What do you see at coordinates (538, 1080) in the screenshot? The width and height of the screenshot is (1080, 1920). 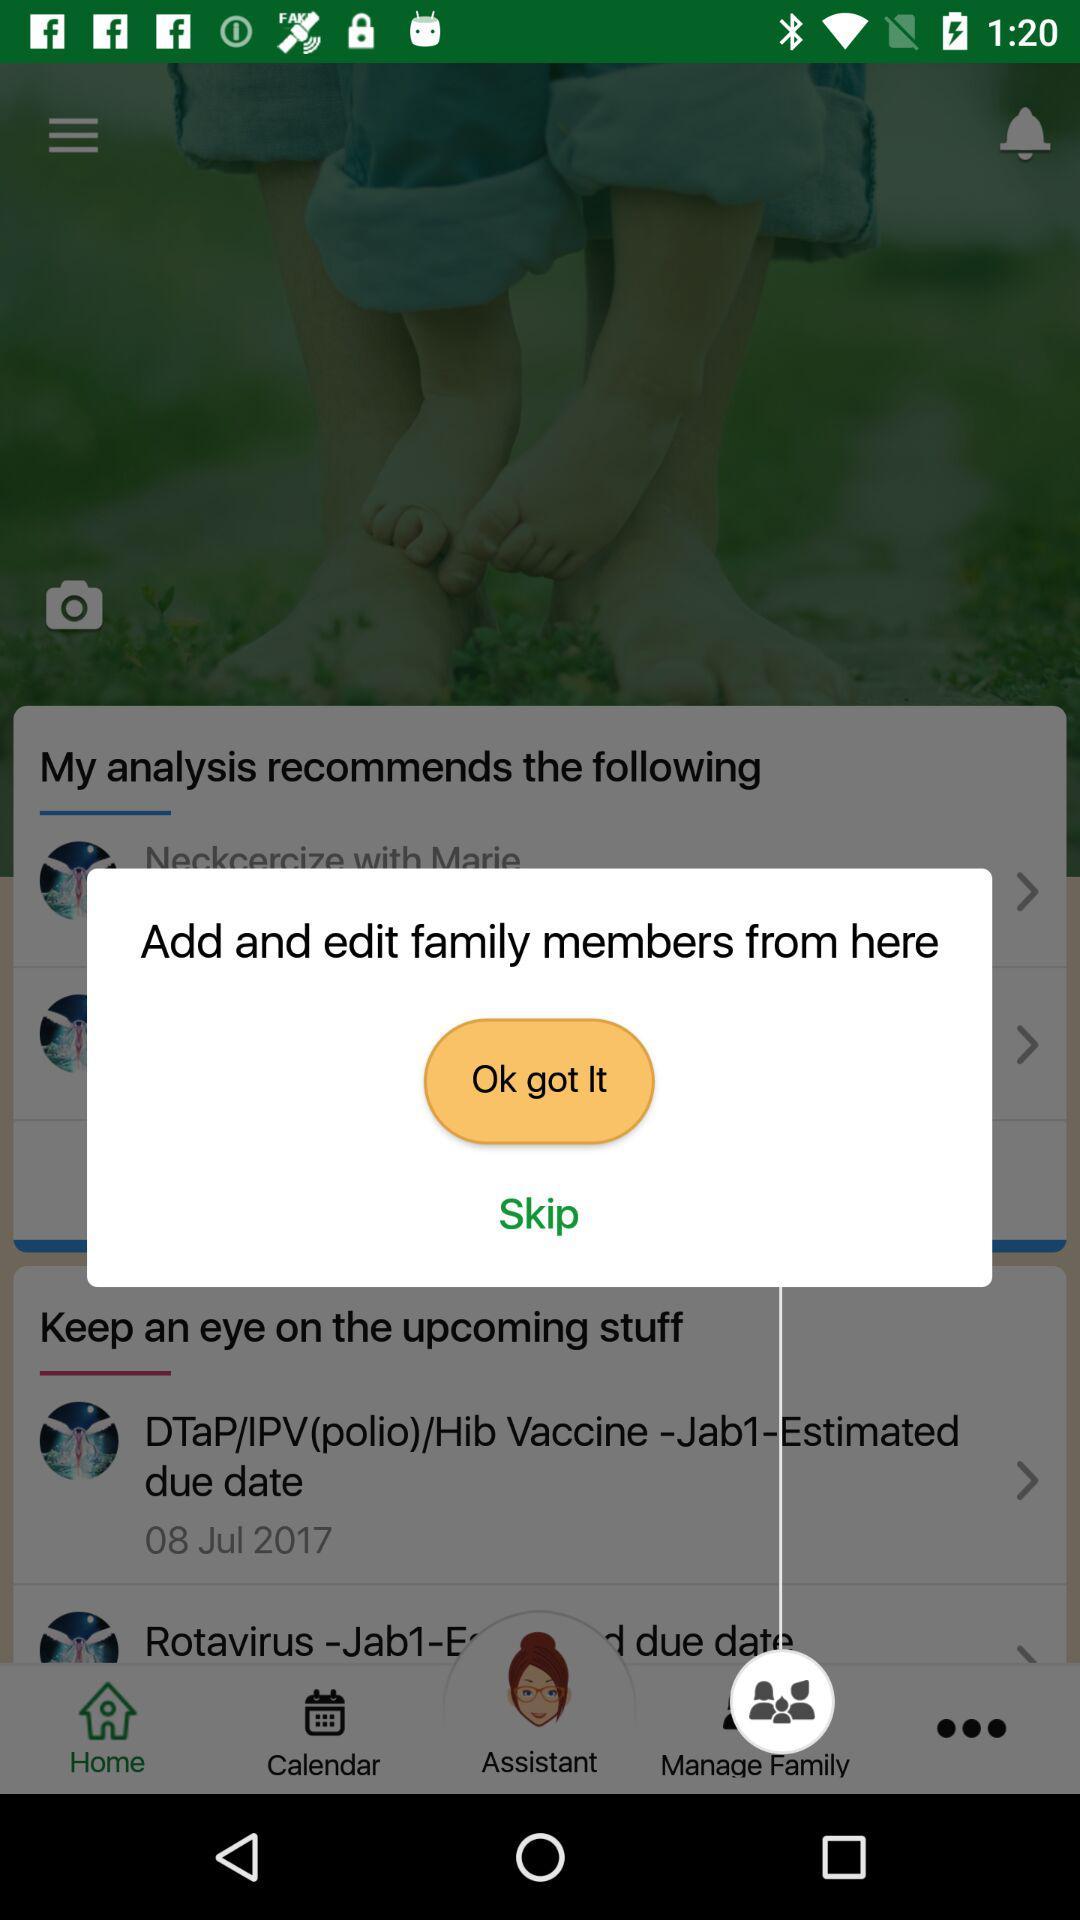 I see `ok got it item` at bounding box center [538, 1080].